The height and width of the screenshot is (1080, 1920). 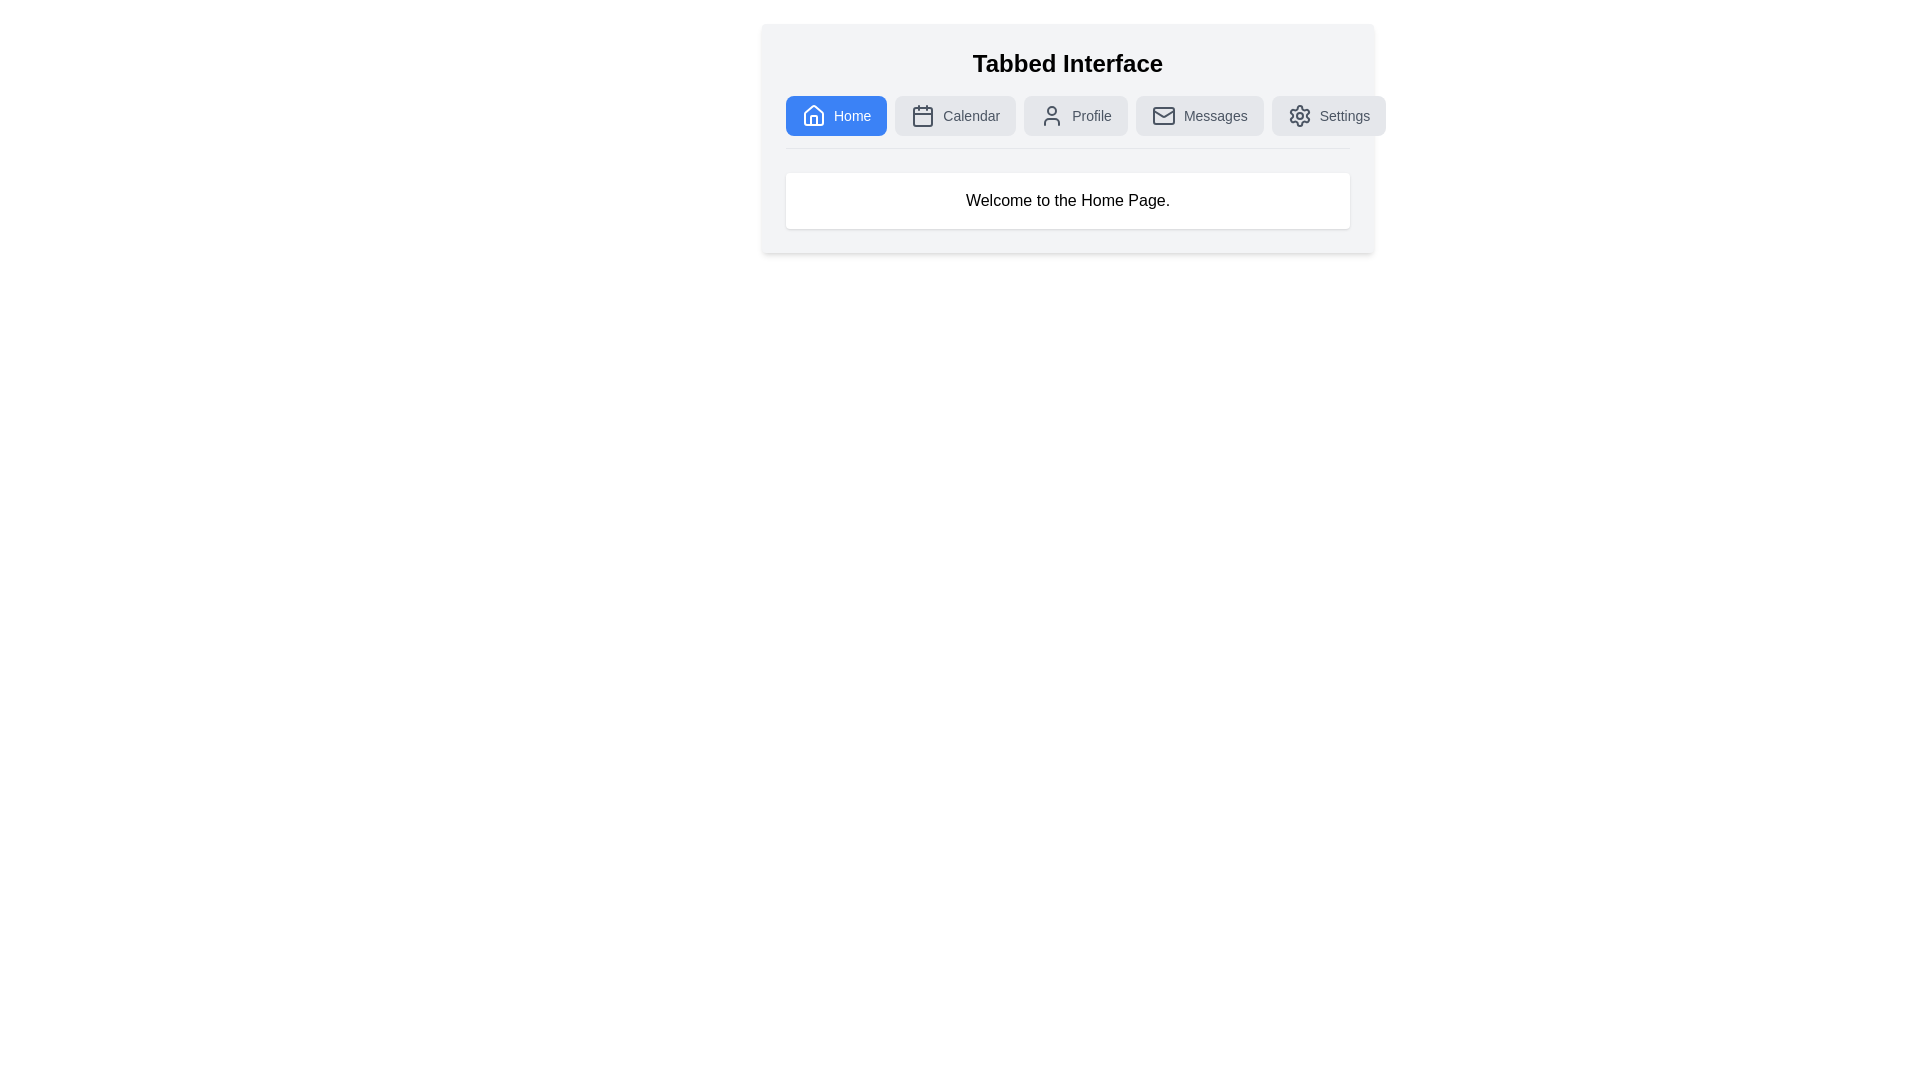 I want to click on the settings icon, which is a small gear-shaped icon with a dark outline located to the left of the 'Settings' label in the navigation bar, so click(x=1299, y=115).